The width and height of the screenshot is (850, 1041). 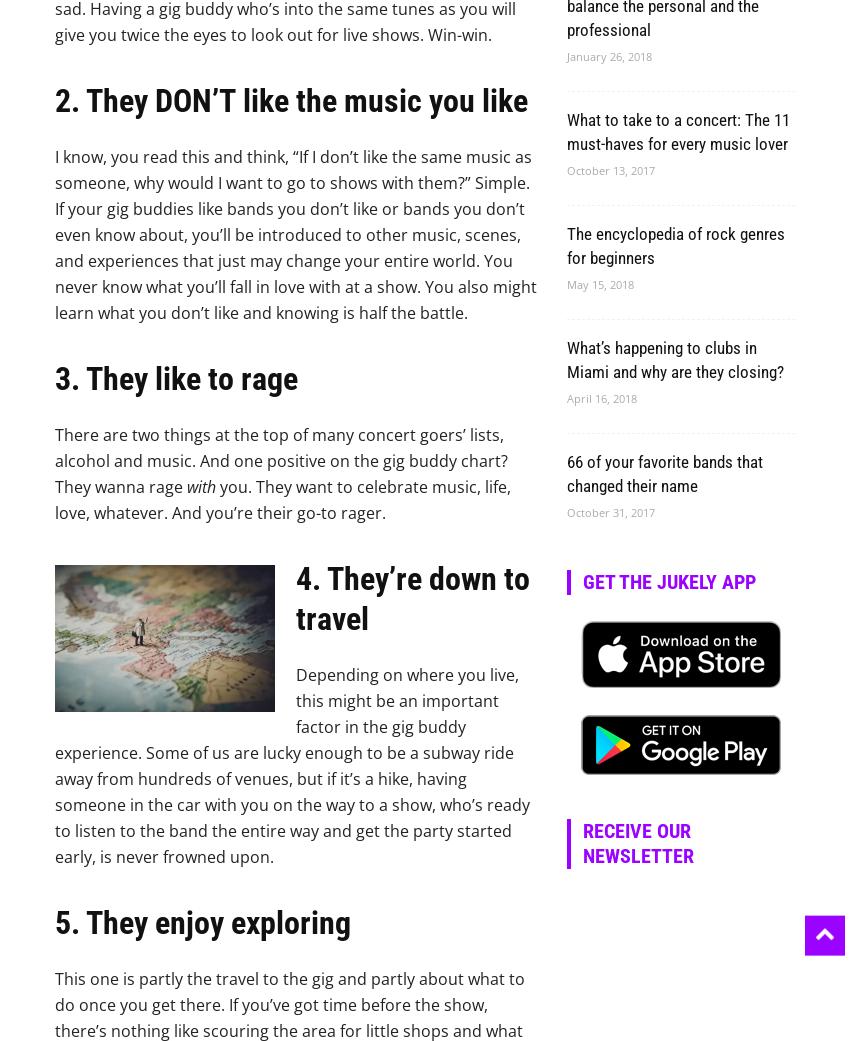 I want to click on 'There are two things at the top of many concert goers’ lists, alcohol and music. And one positive on the gig buddy chart? They wanna rage', so click(x=280, y=459).